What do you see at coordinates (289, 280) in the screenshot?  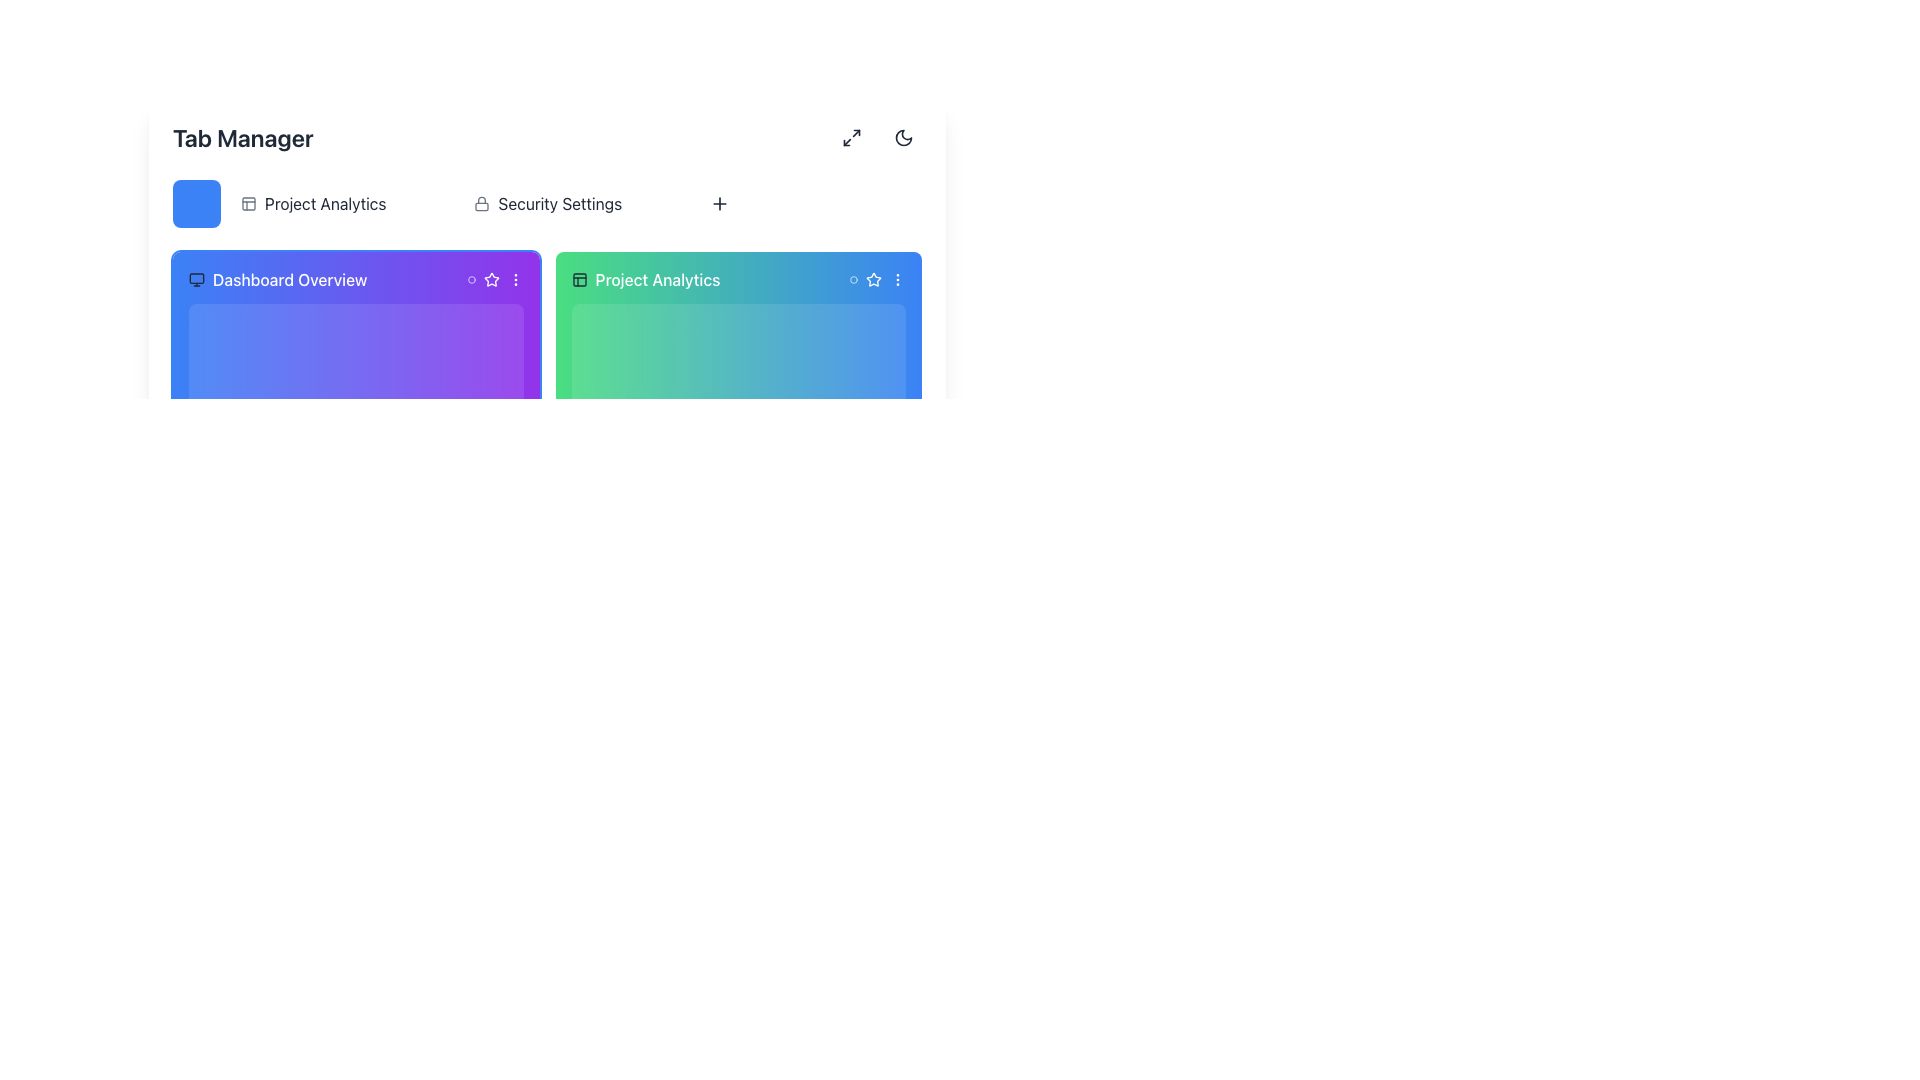 I see `label text which is the title for the purple panel, located at the center of the left purple panel next to a monitor-shaped icon` at bounding box center [289, 280].